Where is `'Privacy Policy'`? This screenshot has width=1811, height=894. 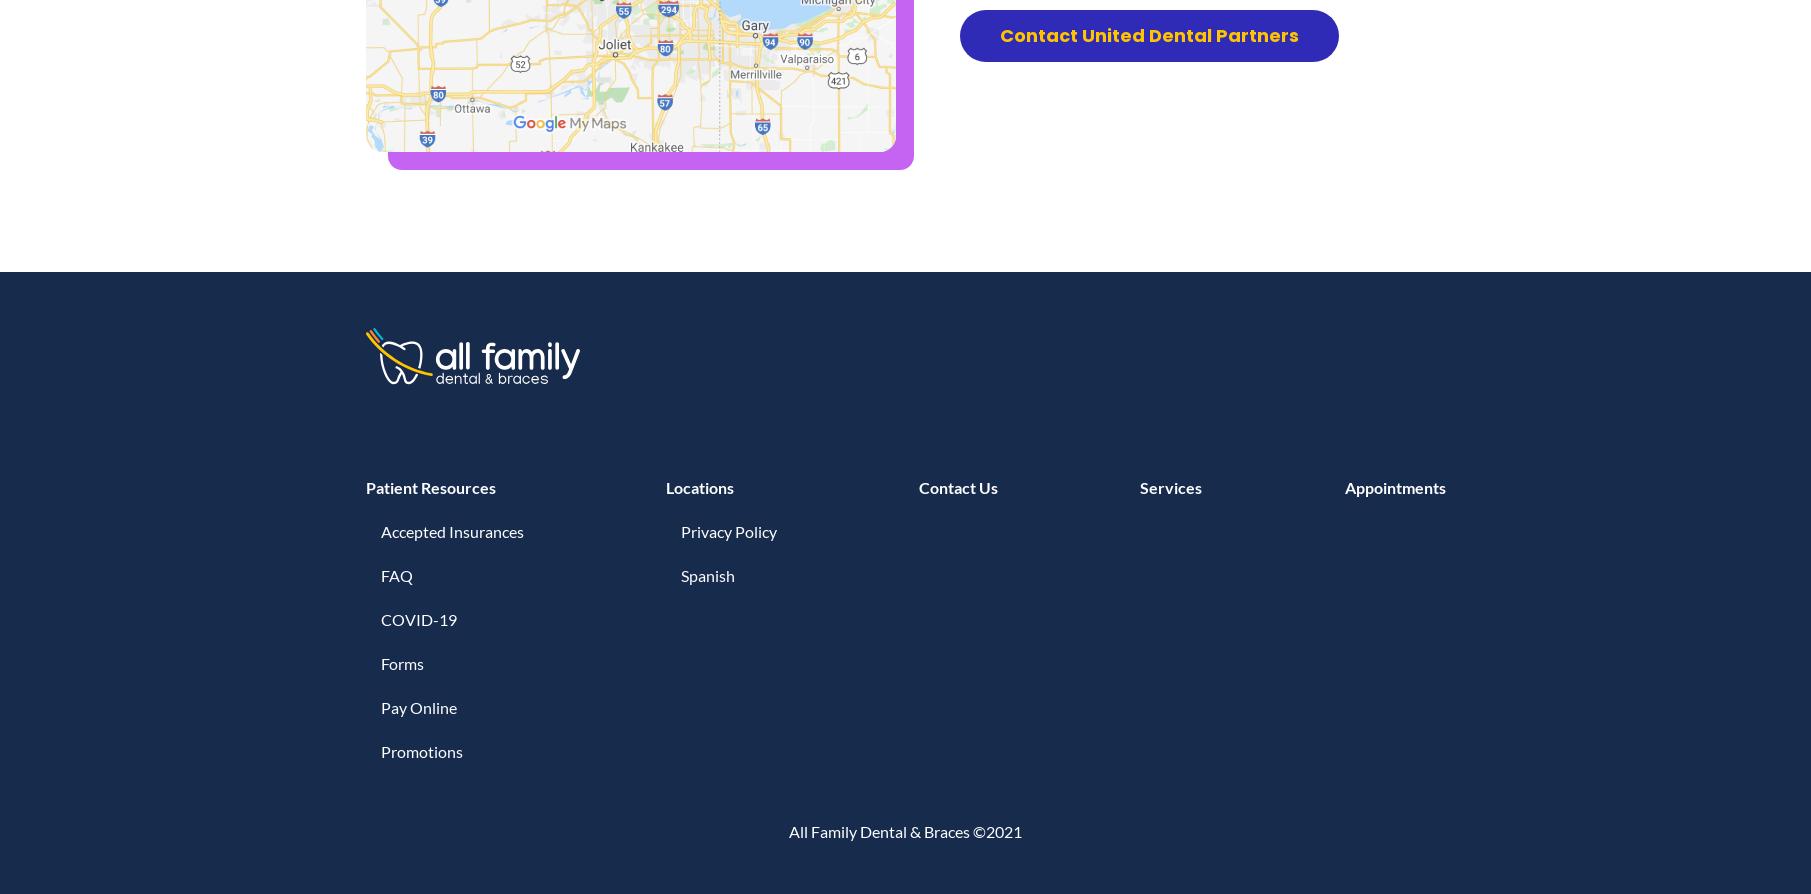 'Privacy Policy' is located at coordinates (727, 531).